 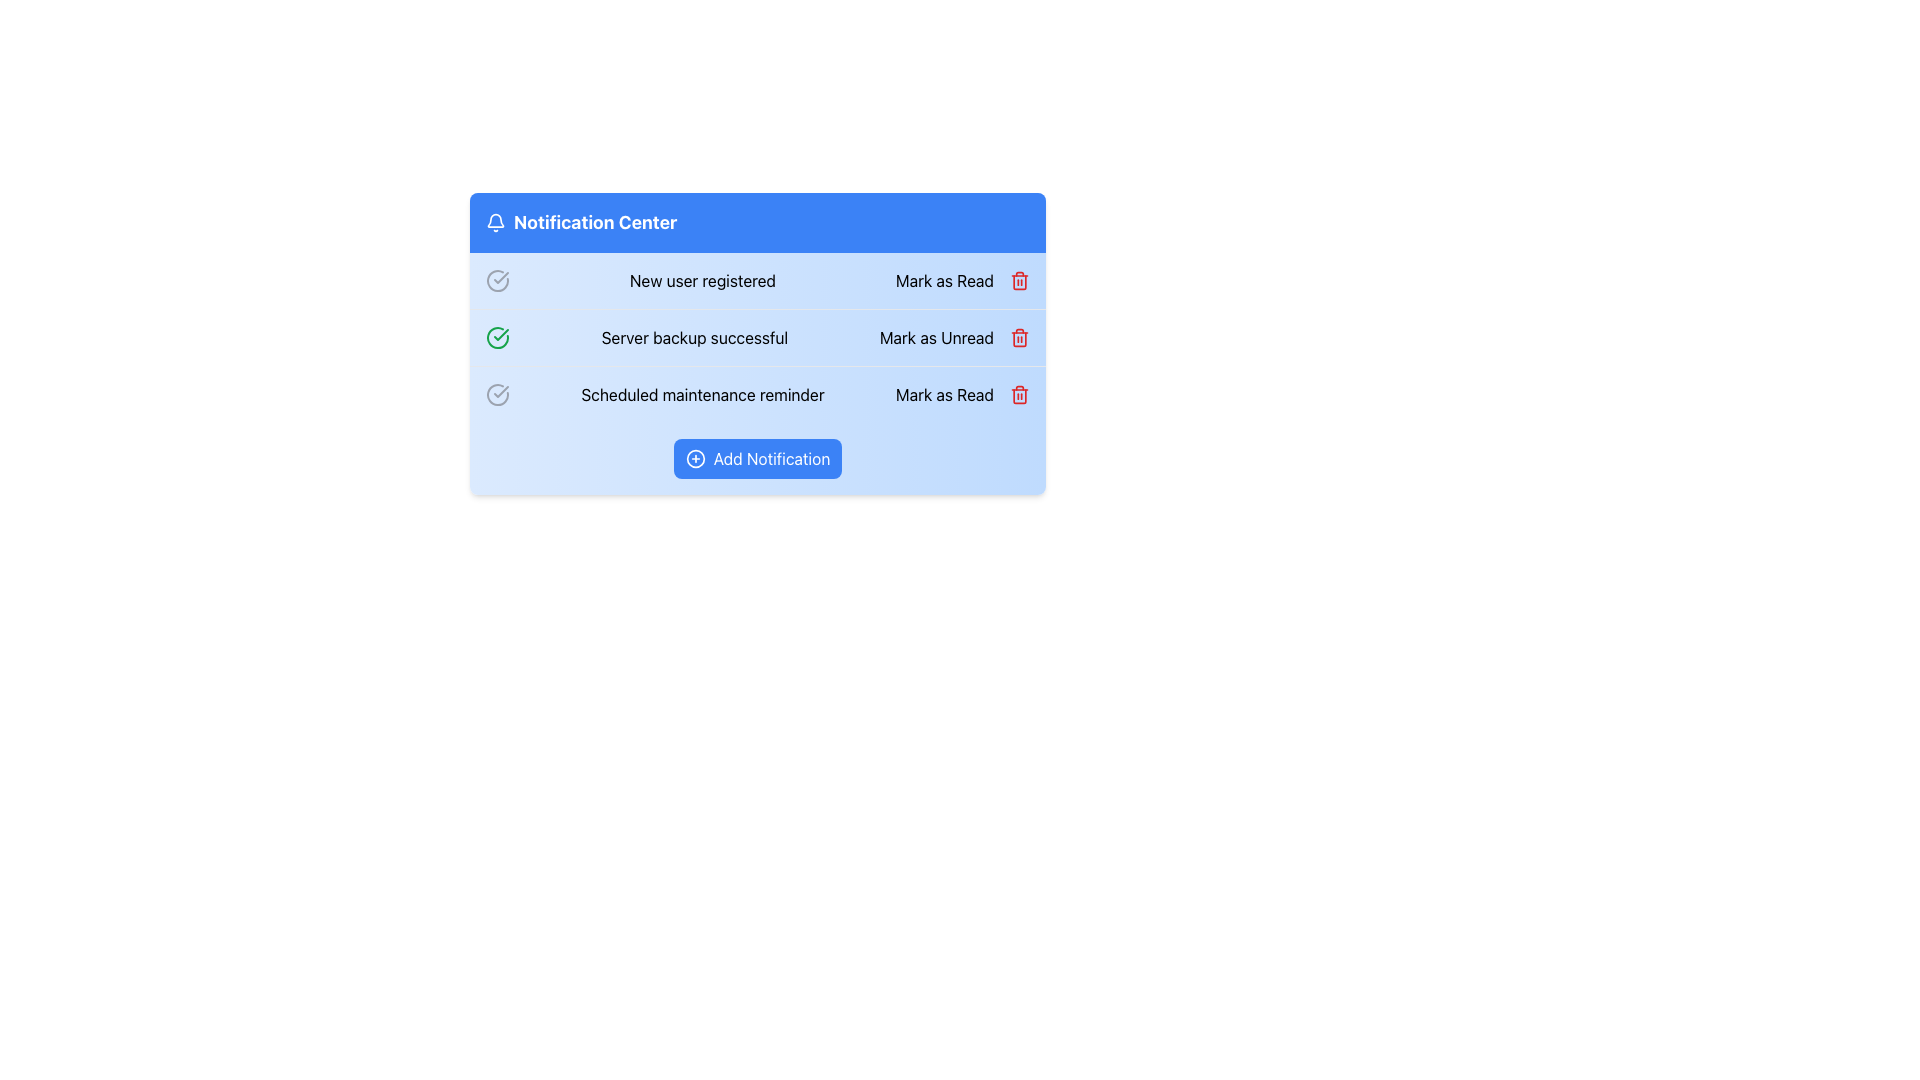 I want to click on the button at the far-right end of the 'Server backup successful' notification row, so click(x=935, y=337).